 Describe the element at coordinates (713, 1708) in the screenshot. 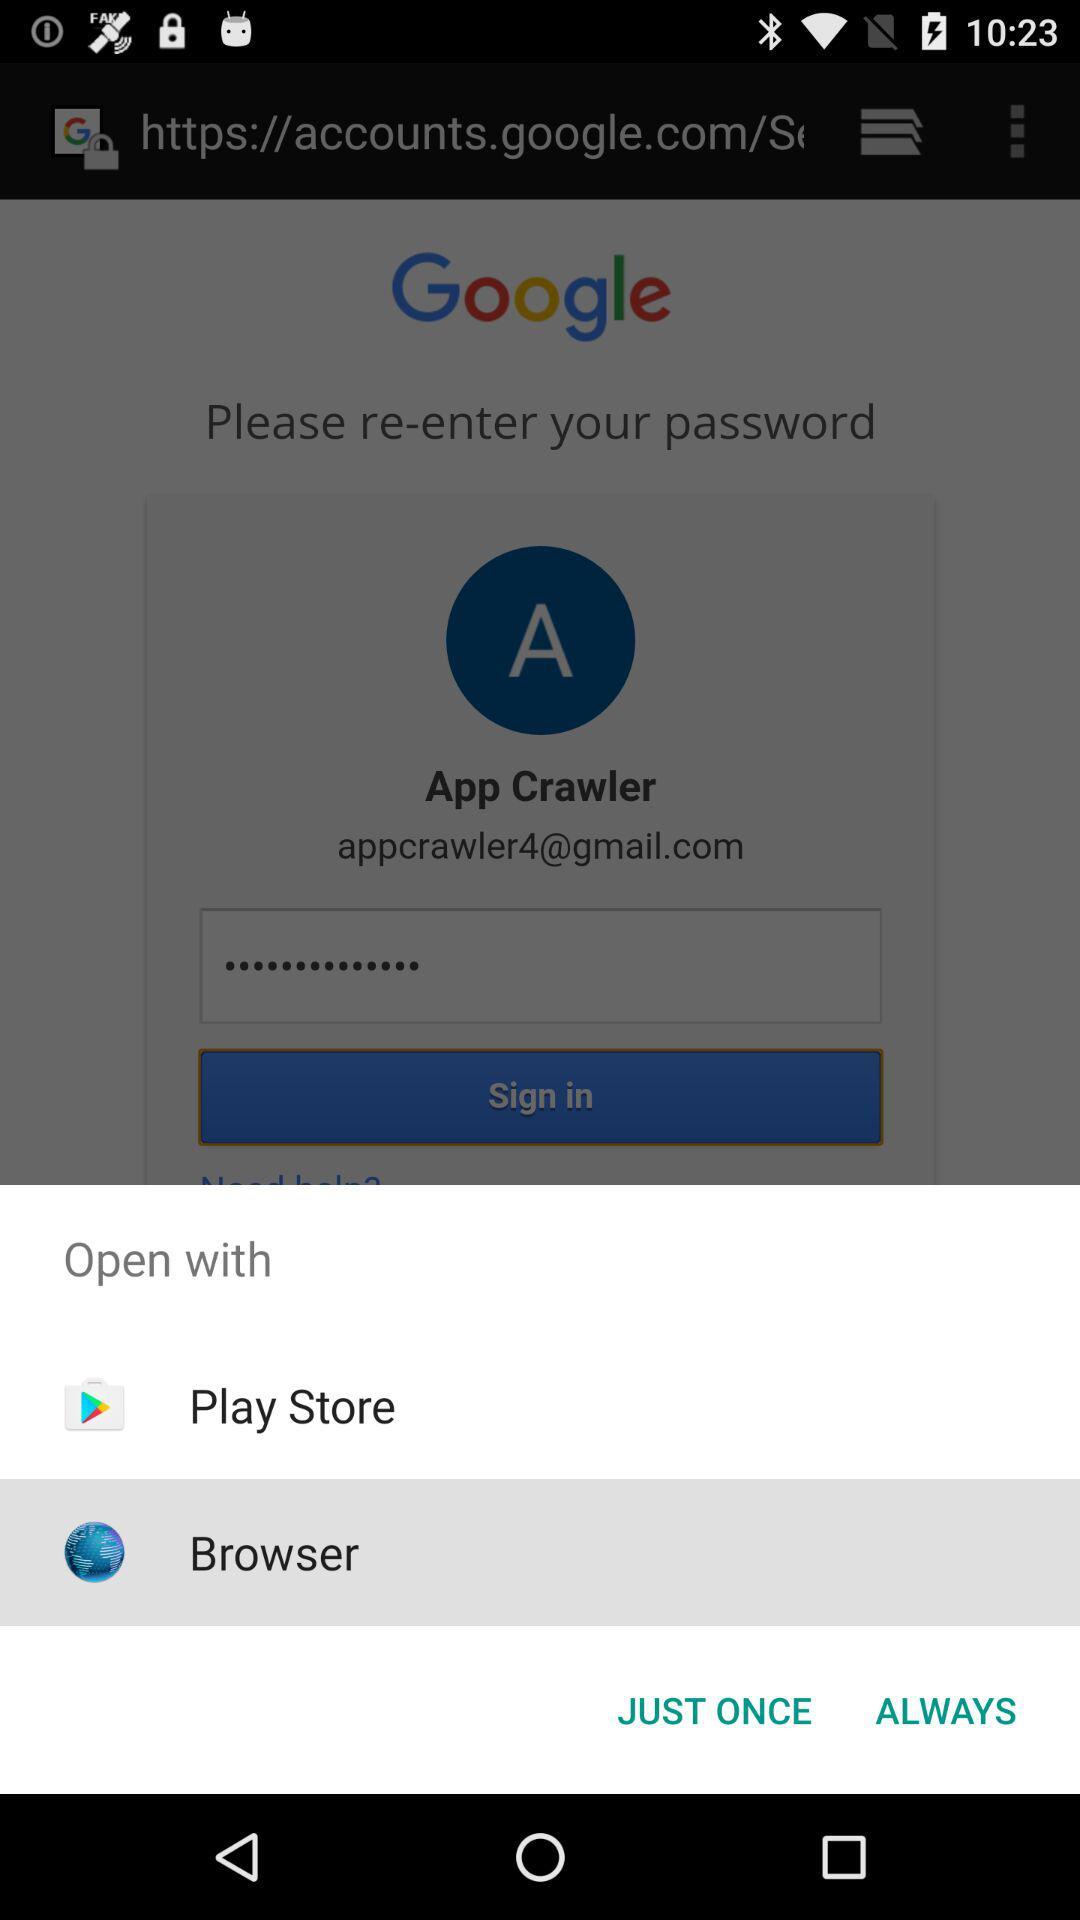

I see `app below the open with app` at that location.